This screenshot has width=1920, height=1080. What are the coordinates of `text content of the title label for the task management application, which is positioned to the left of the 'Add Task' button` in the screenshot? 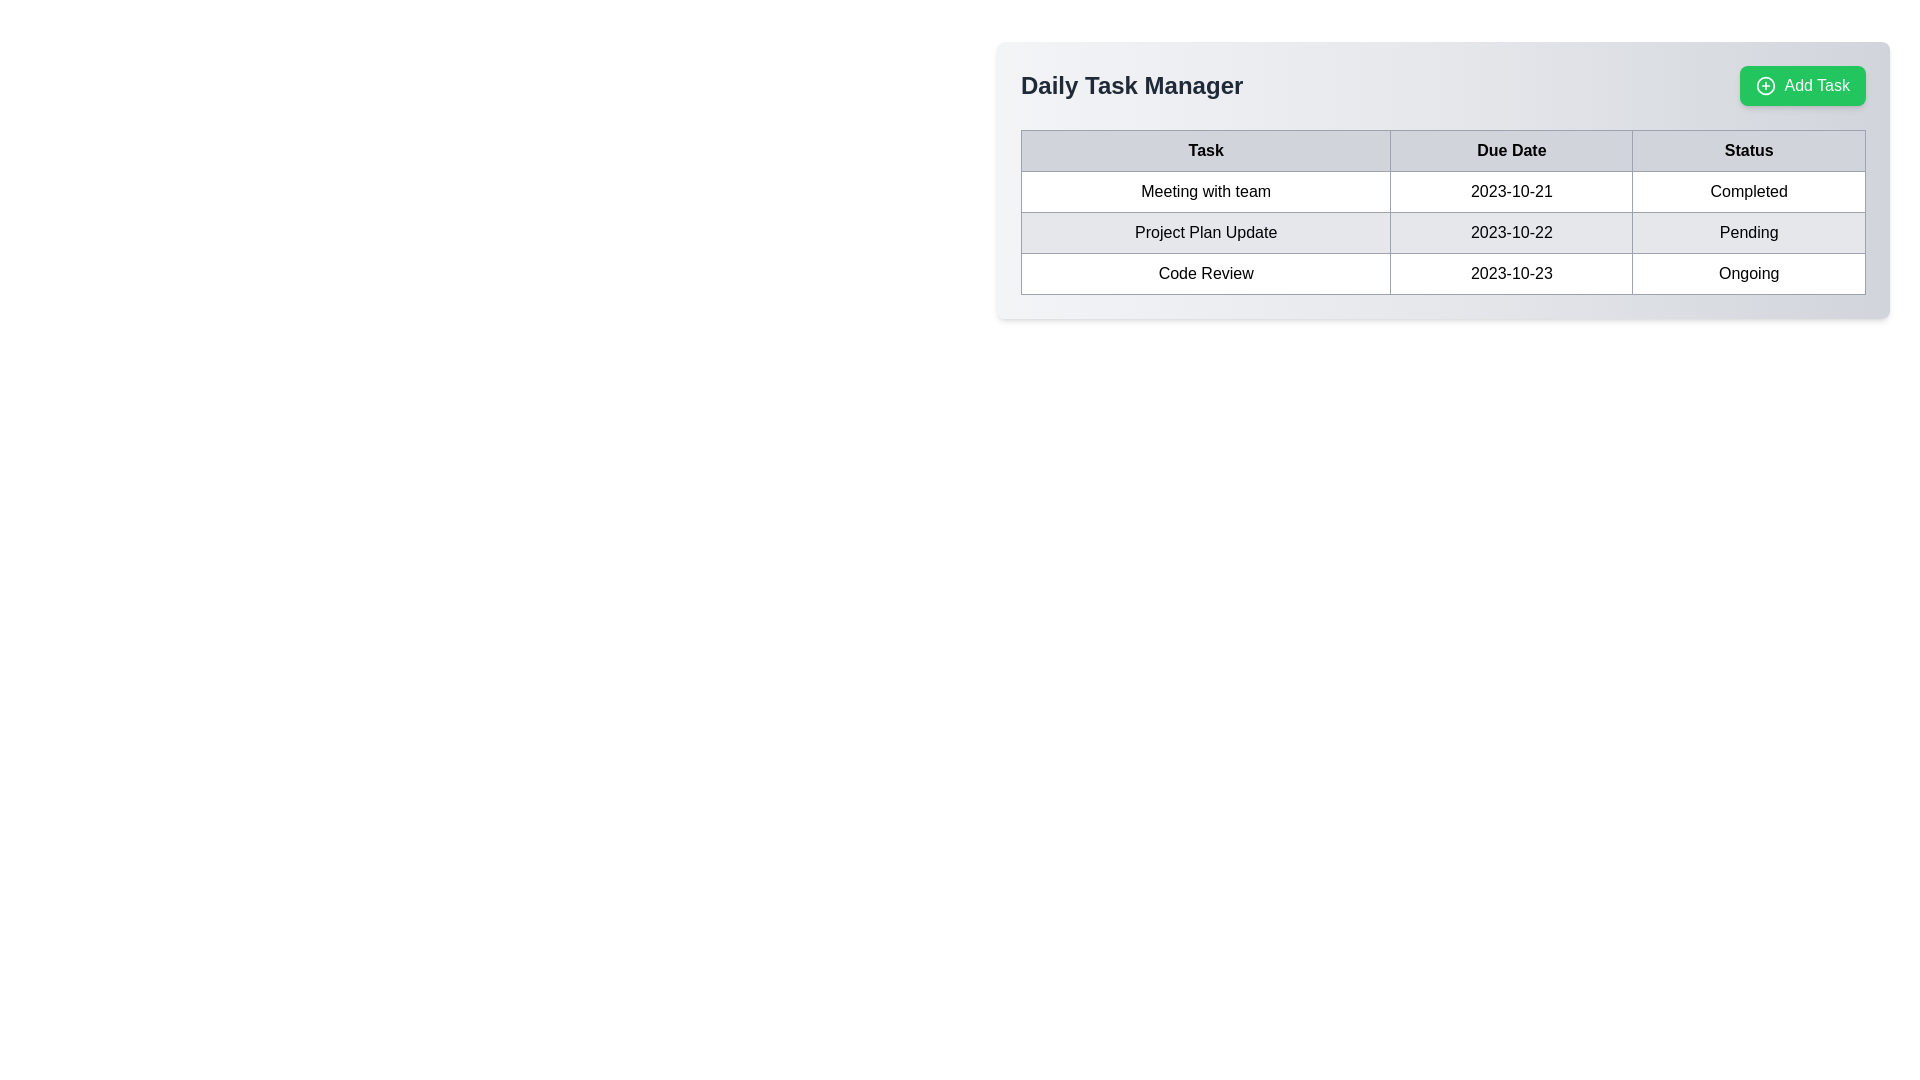 It's located at (1132, 84).